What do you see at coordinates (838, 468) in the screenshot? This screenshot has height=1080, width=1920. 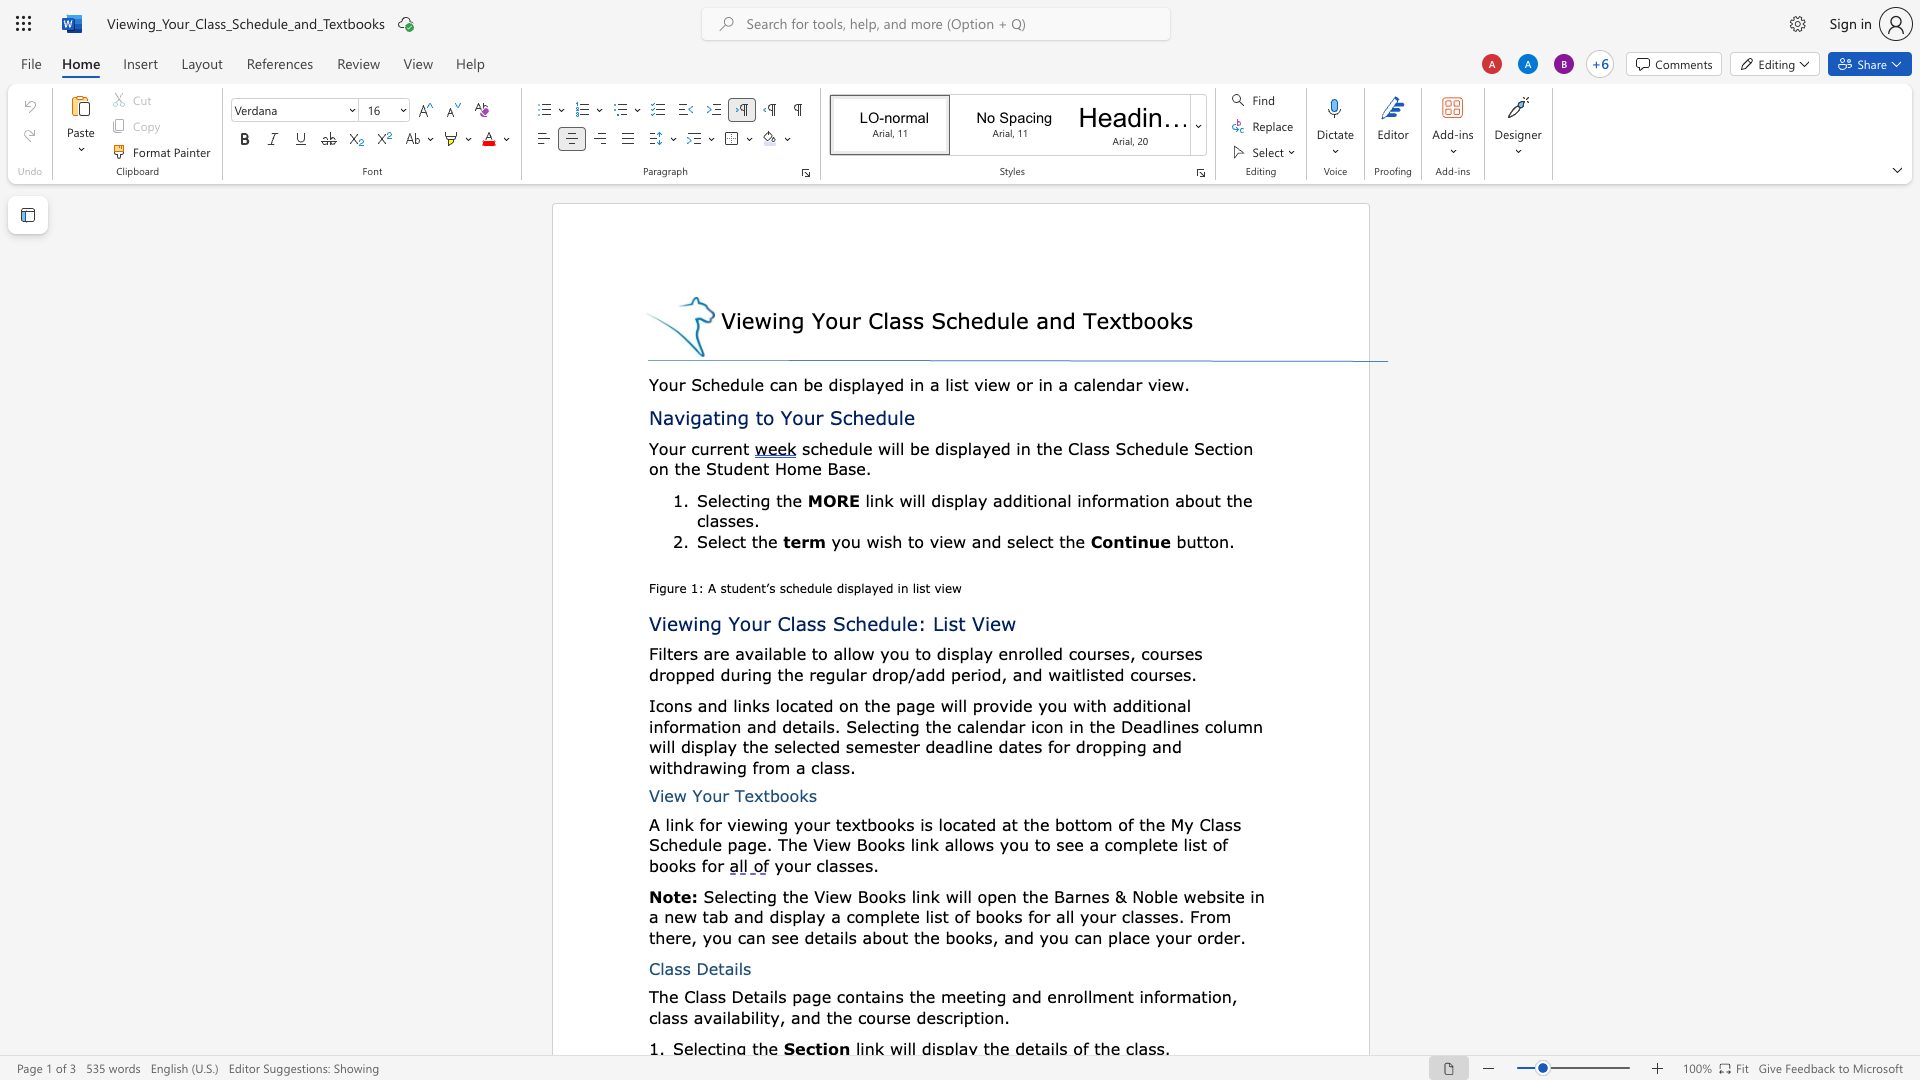 I see `the space between the continuous character "B" and "a" in the text` at bounding box center [838, 468].